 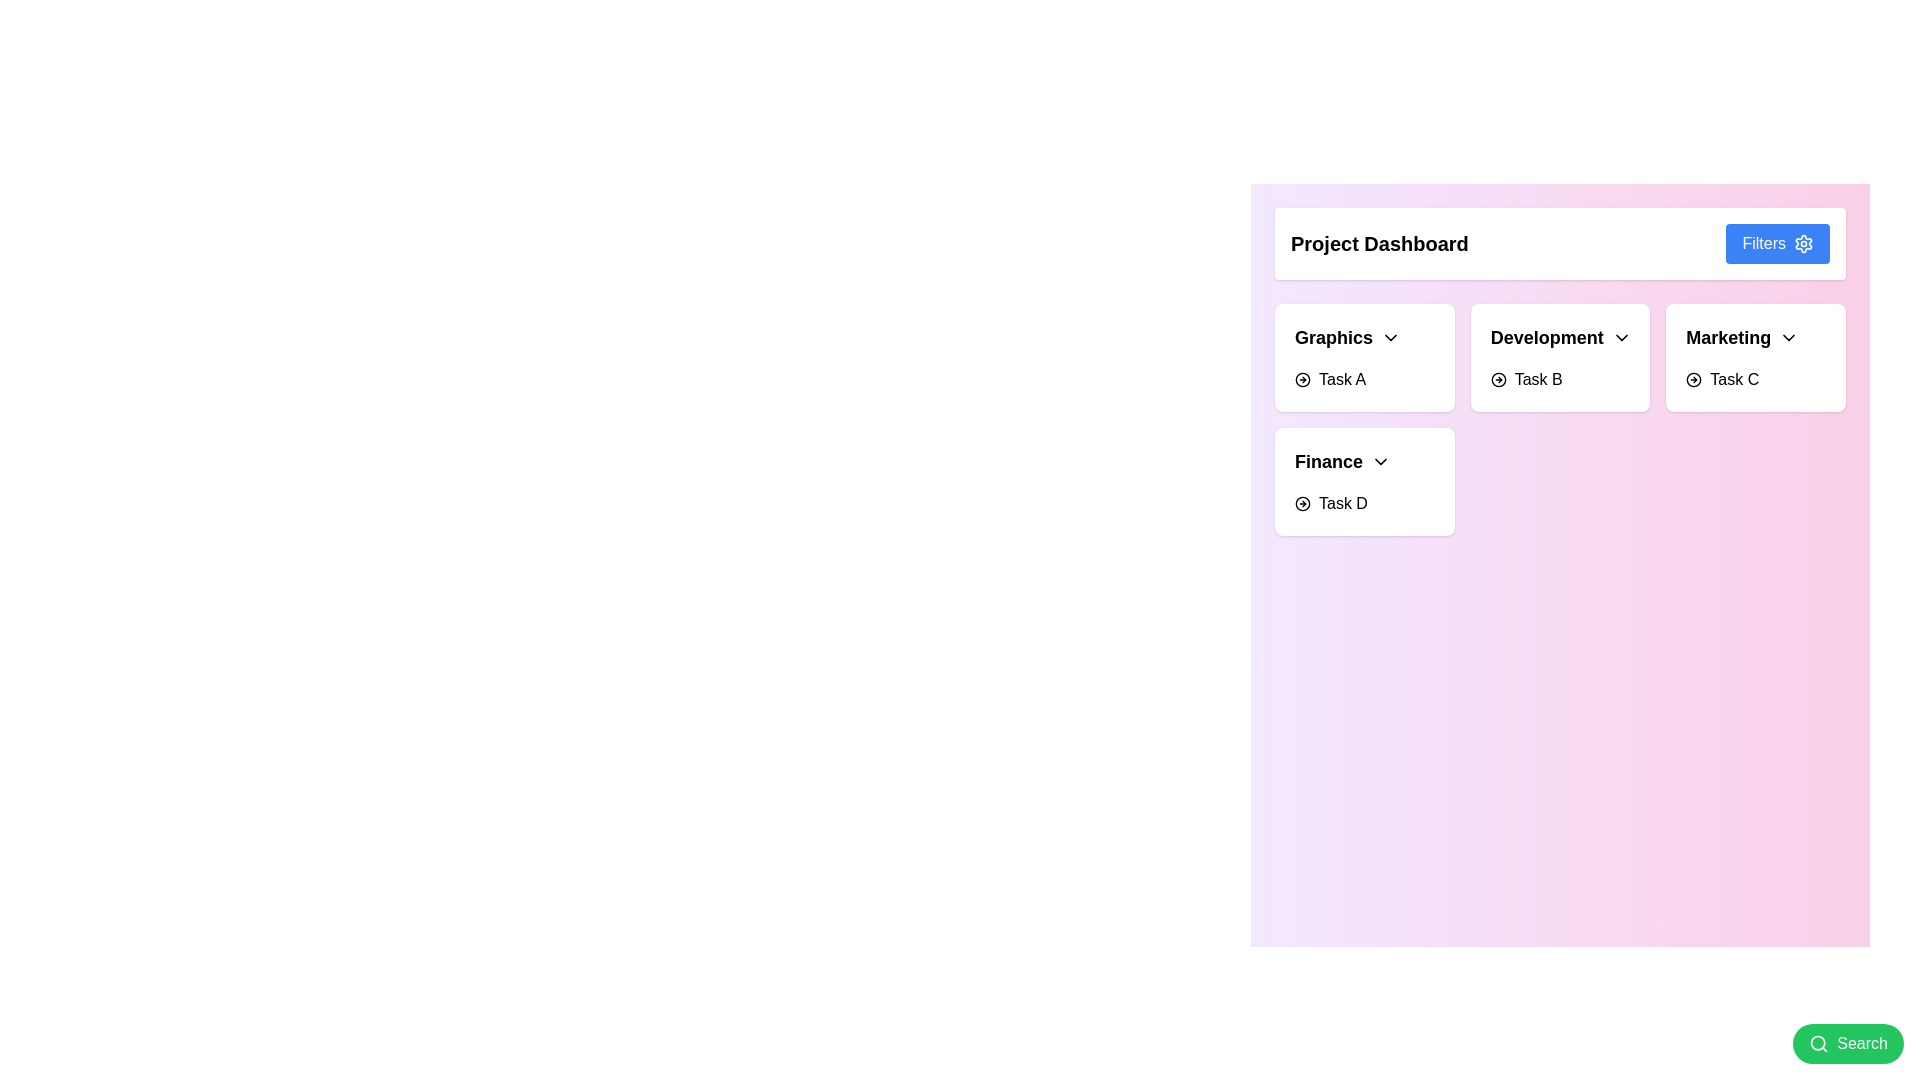 I want to click on the icon located in the 'Development' section adjacent to the text 'Task B', so click(x=1498, y=380).